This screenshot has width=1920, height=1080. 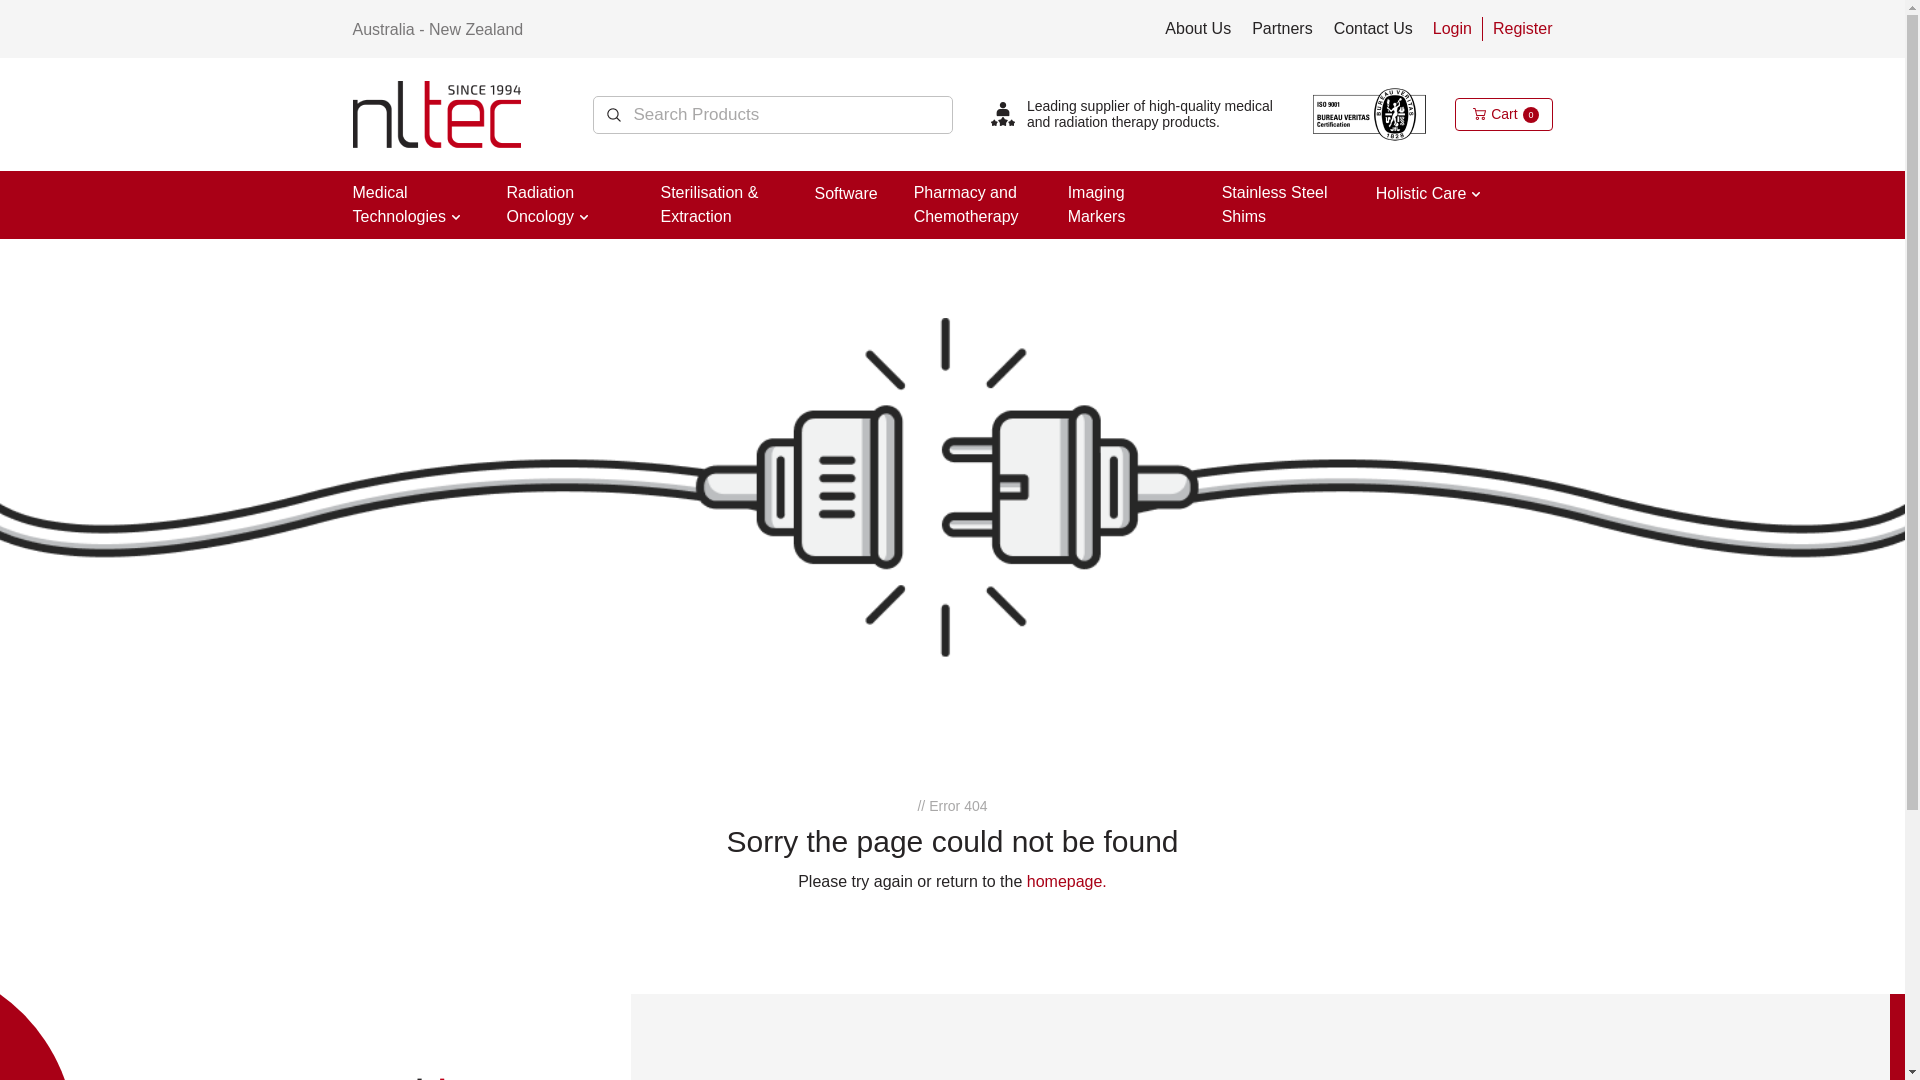 What do you see at coordinates (1503, 114) in the screenshot?
I see `'Cart 0'` at bounding box center [1503, 114].